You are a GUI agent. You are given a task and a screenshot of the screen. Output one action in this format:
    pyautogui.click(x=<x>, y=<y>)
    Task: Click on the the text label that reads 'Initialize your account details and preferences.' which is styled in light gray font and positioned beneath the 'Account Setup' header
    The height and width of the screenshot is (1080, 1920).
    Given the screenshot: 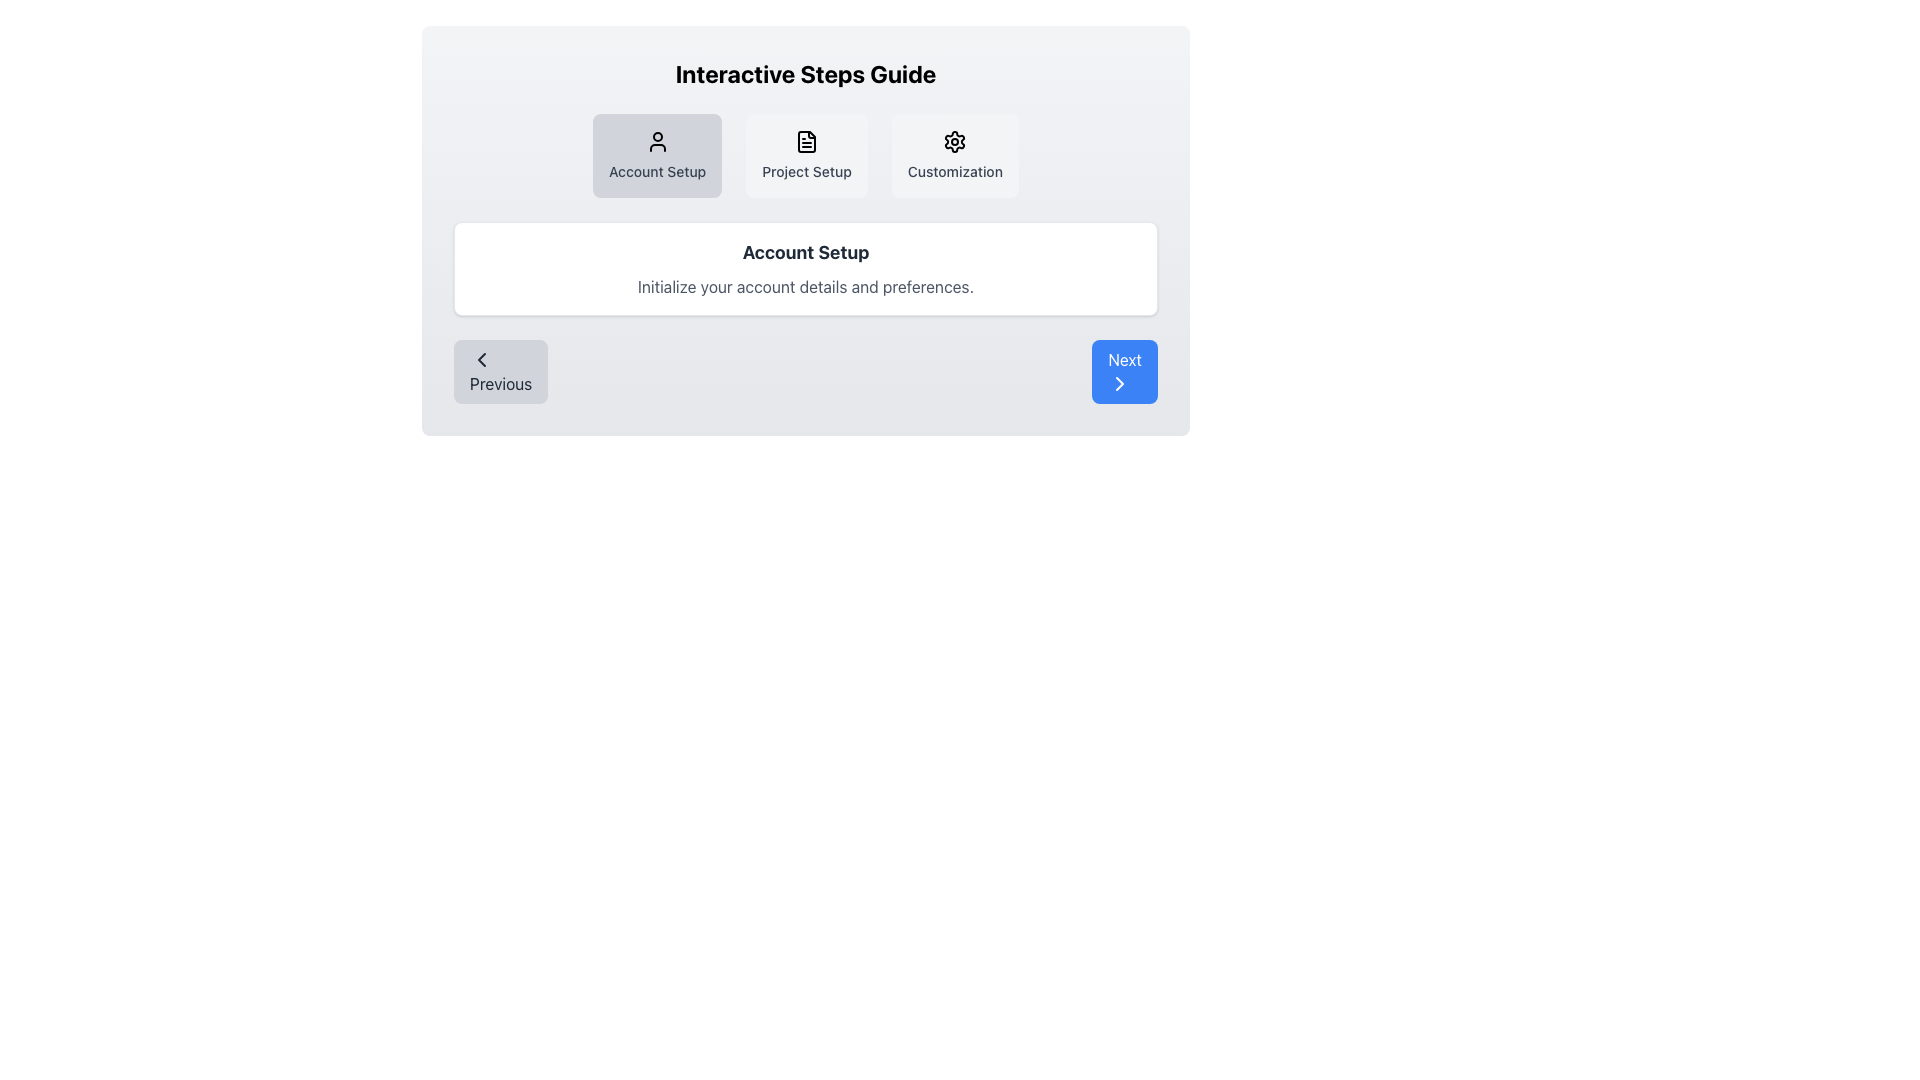 What is the action you would take?
    pyautogui.click(x=806, y=286)
    